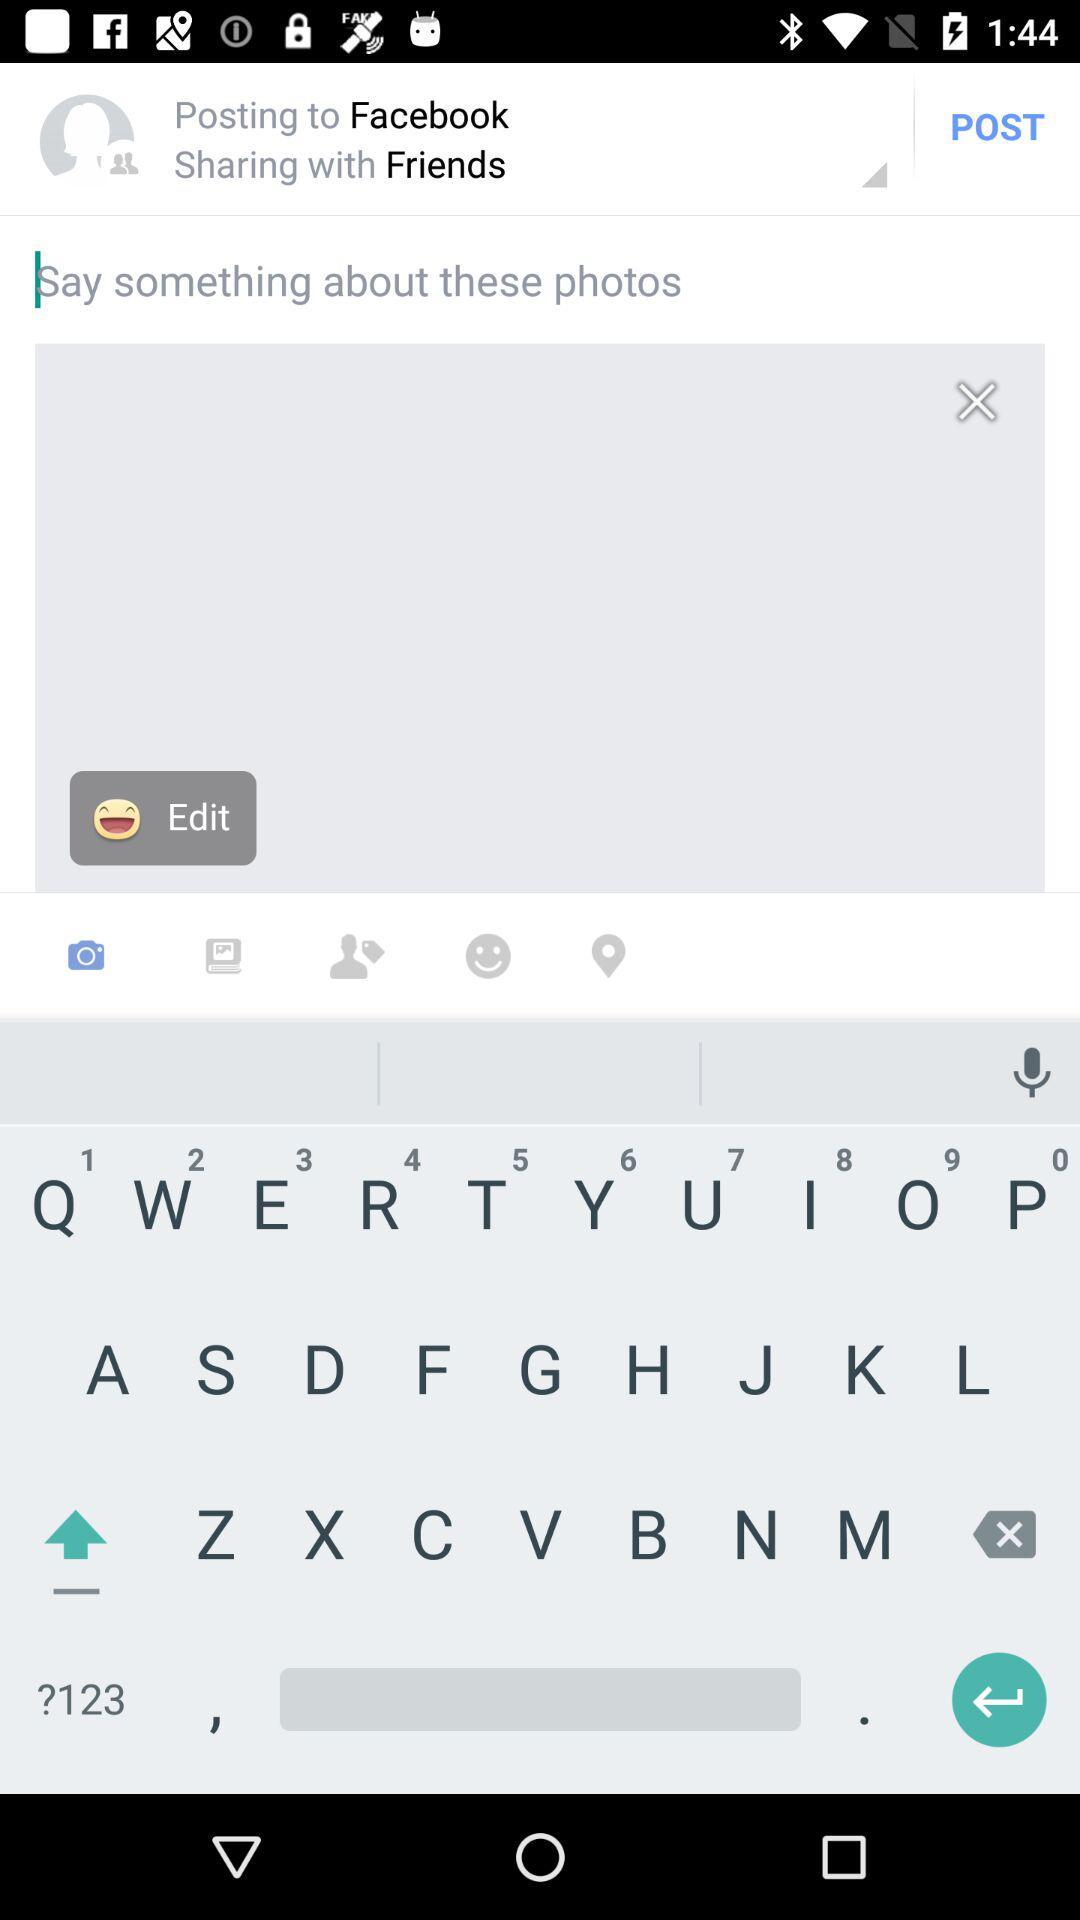 The image size is (1080, 1920). What do you see at coordinates (1017, 136) in the screenshot?
I see `the post on top right` at bounding box center [1017, 136].